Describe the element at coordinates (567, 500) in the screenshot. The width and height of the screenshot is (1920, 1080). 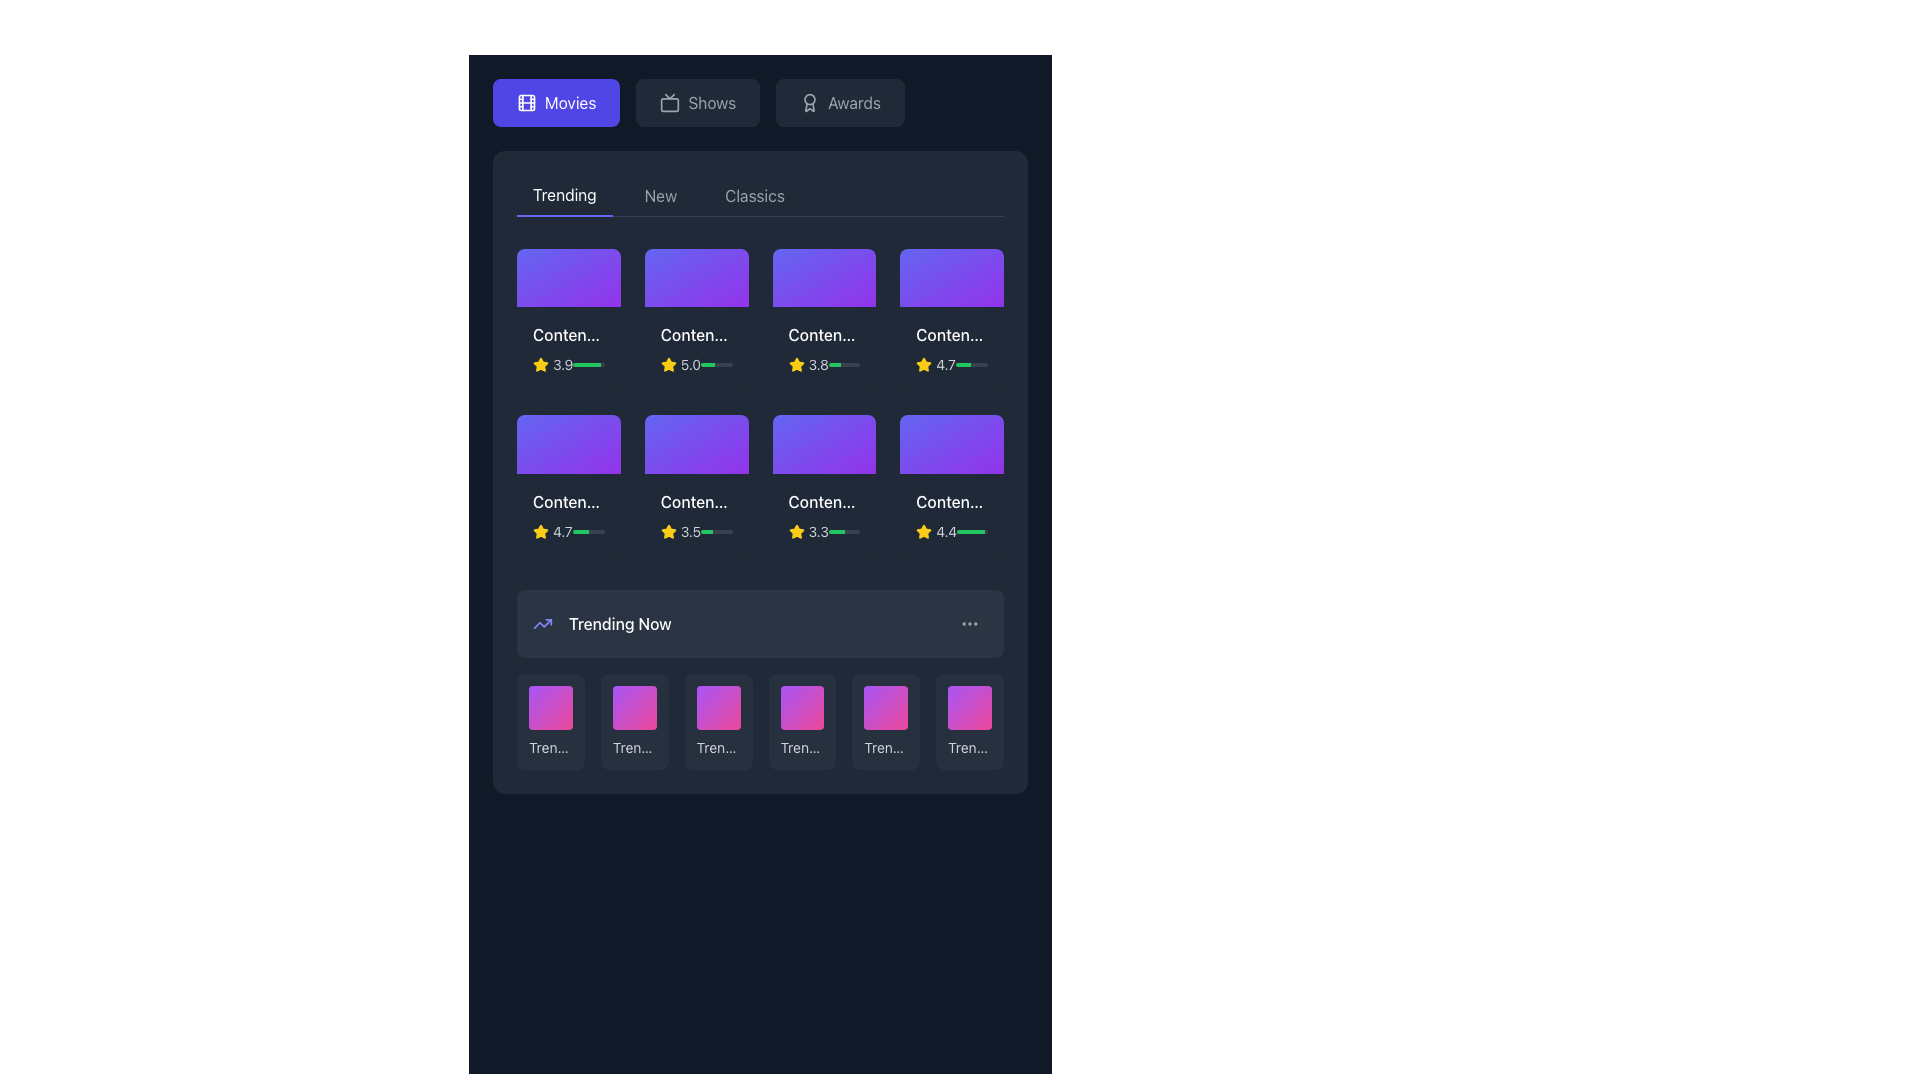
I see `text content of the label identified as 'Content Title 5' located in the lower-left corner of the grid in the 'Trending' section under the 'Movies' tab` at that location.